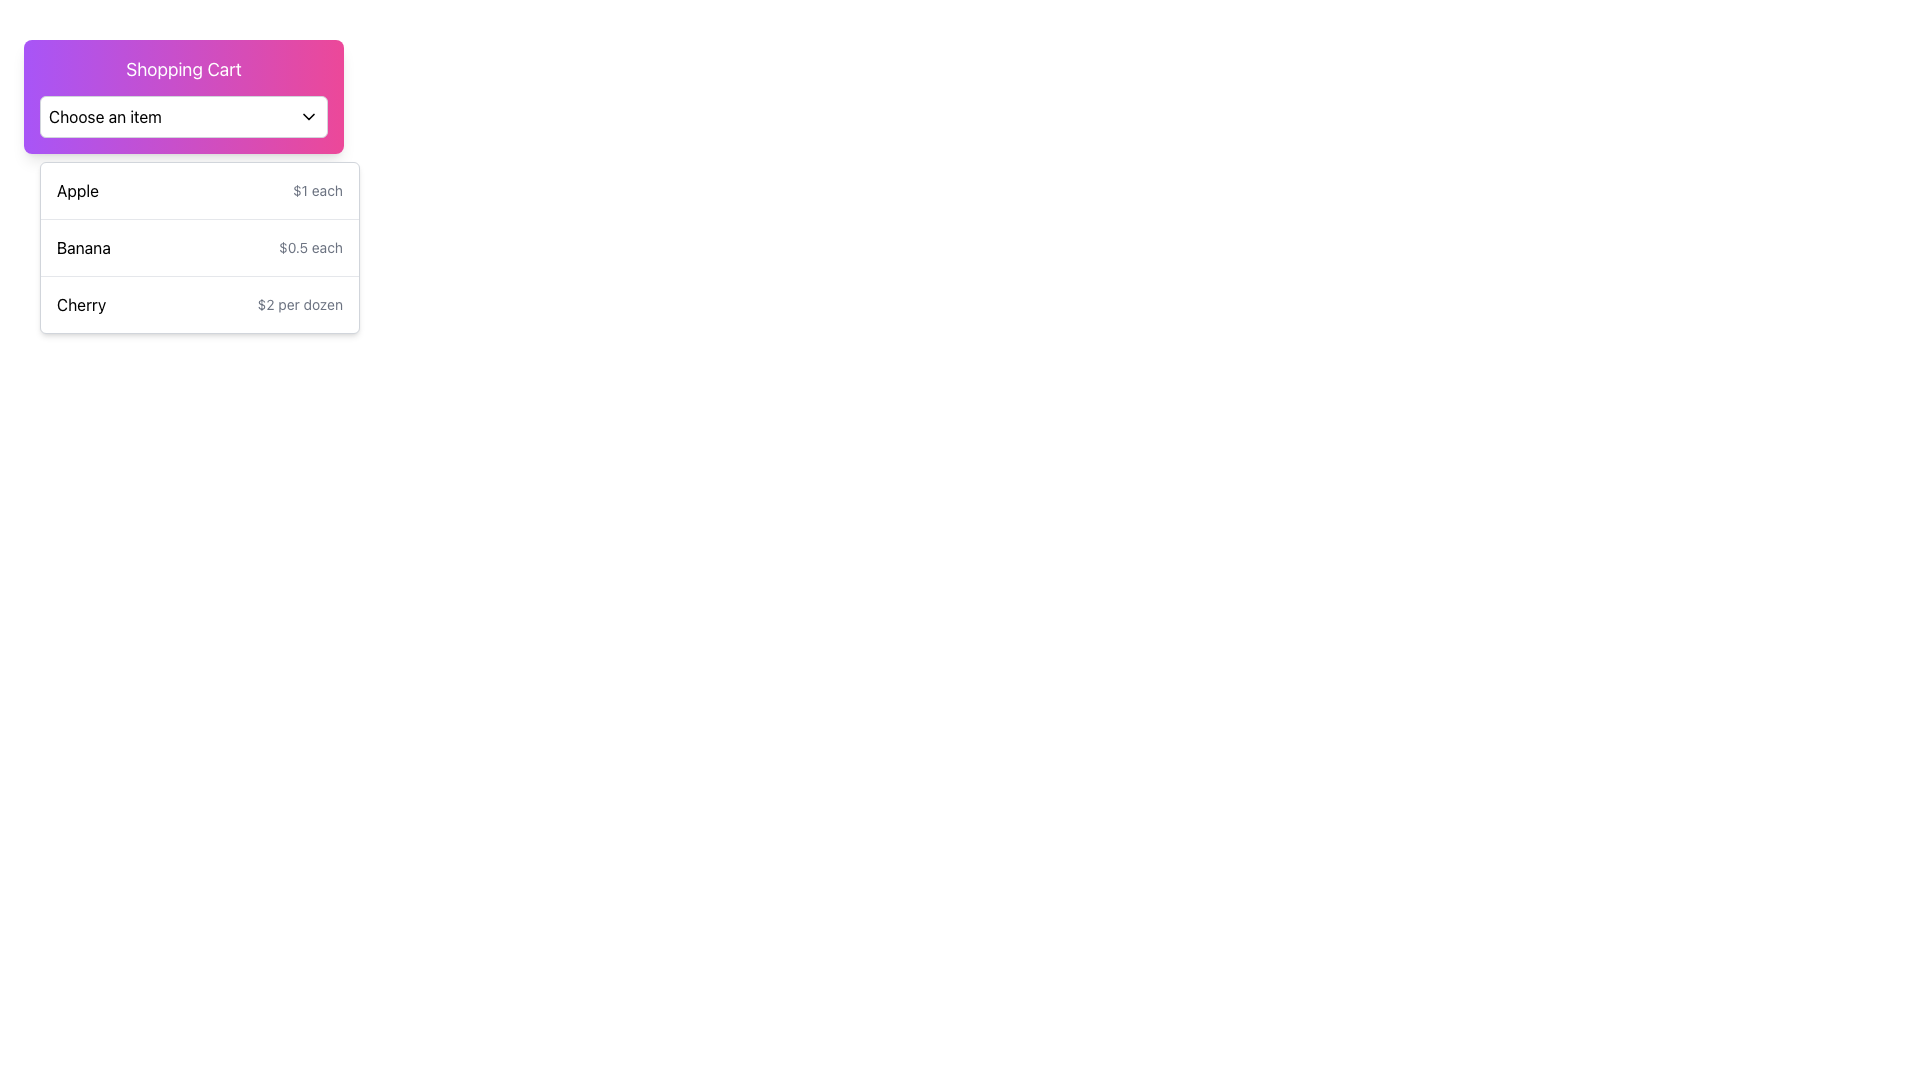 This screenshot has width=1920, height=1080. I want to click on the shopping list item labeled 'Banana' which displays its price of '$0.5 each', so click(200, 246).